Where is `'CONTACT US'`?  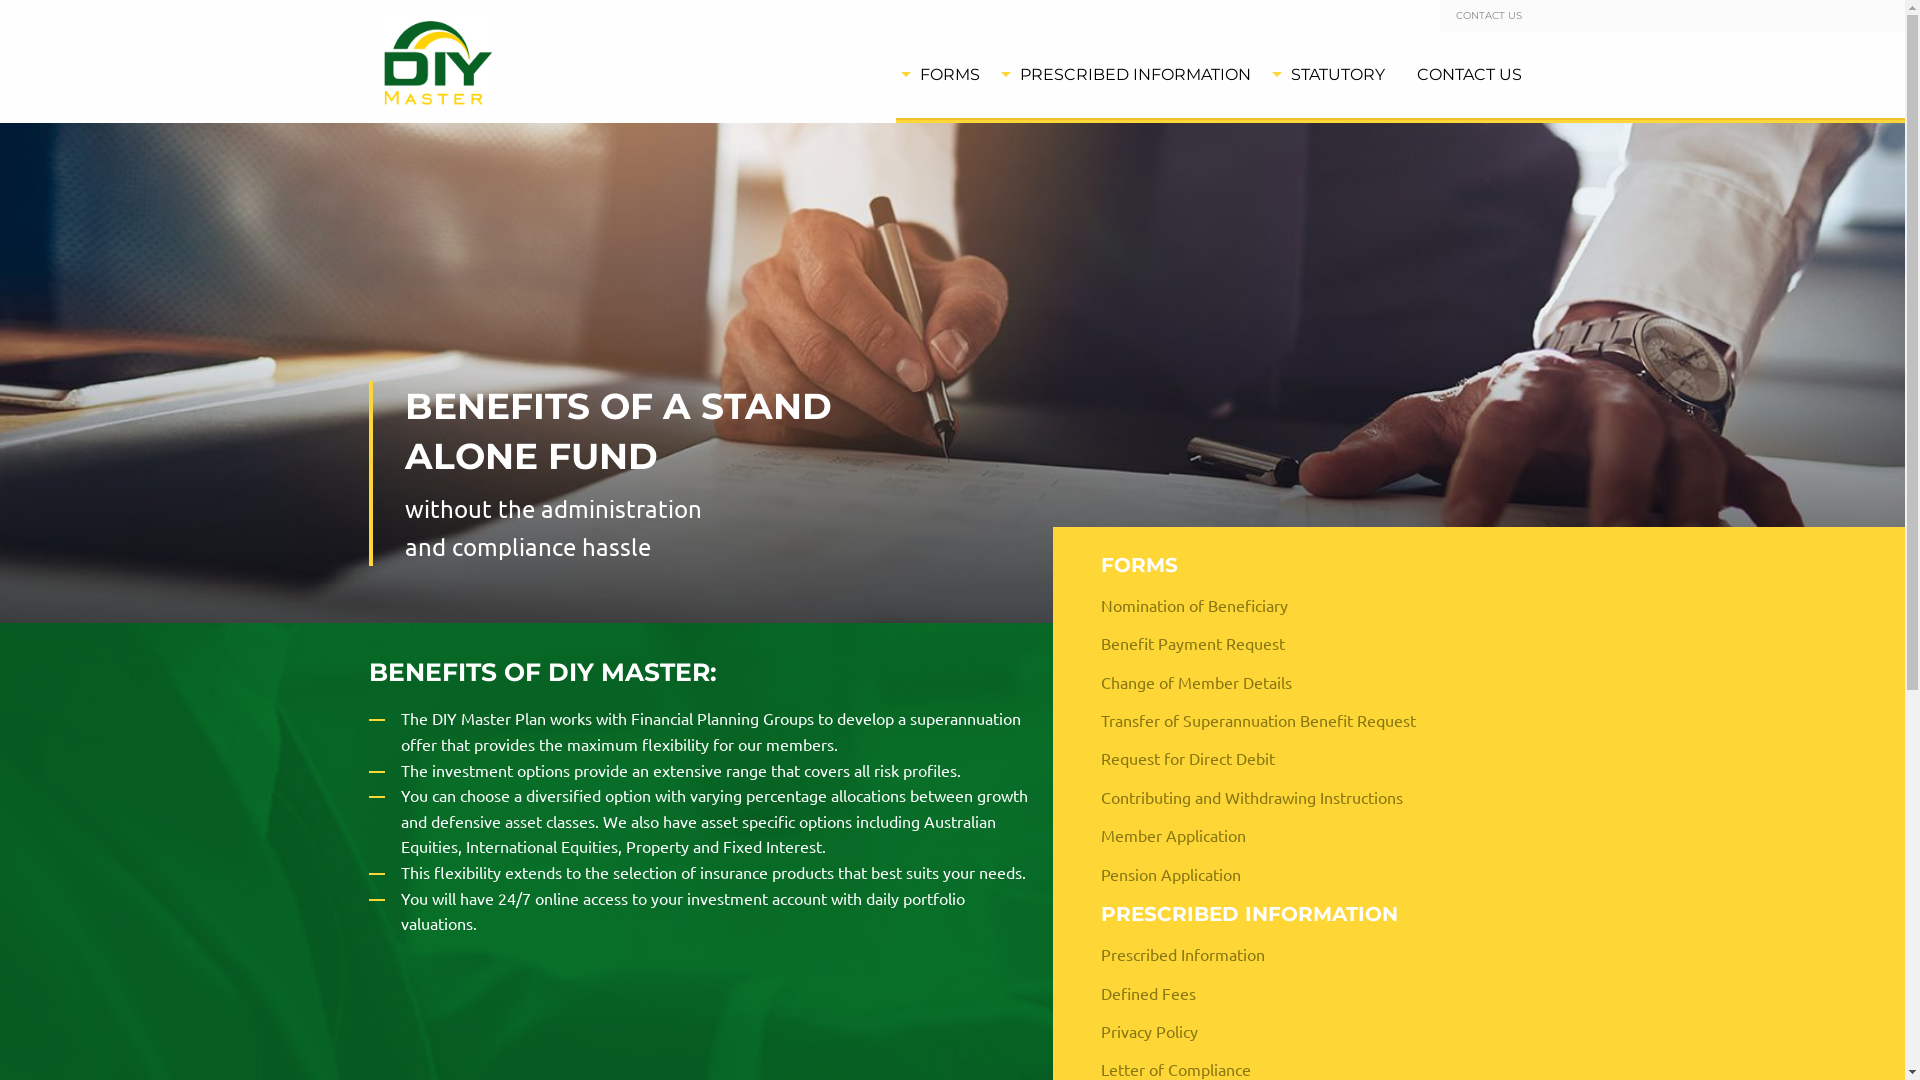
'CONTACT US' is located at coordinates (1488, 15).